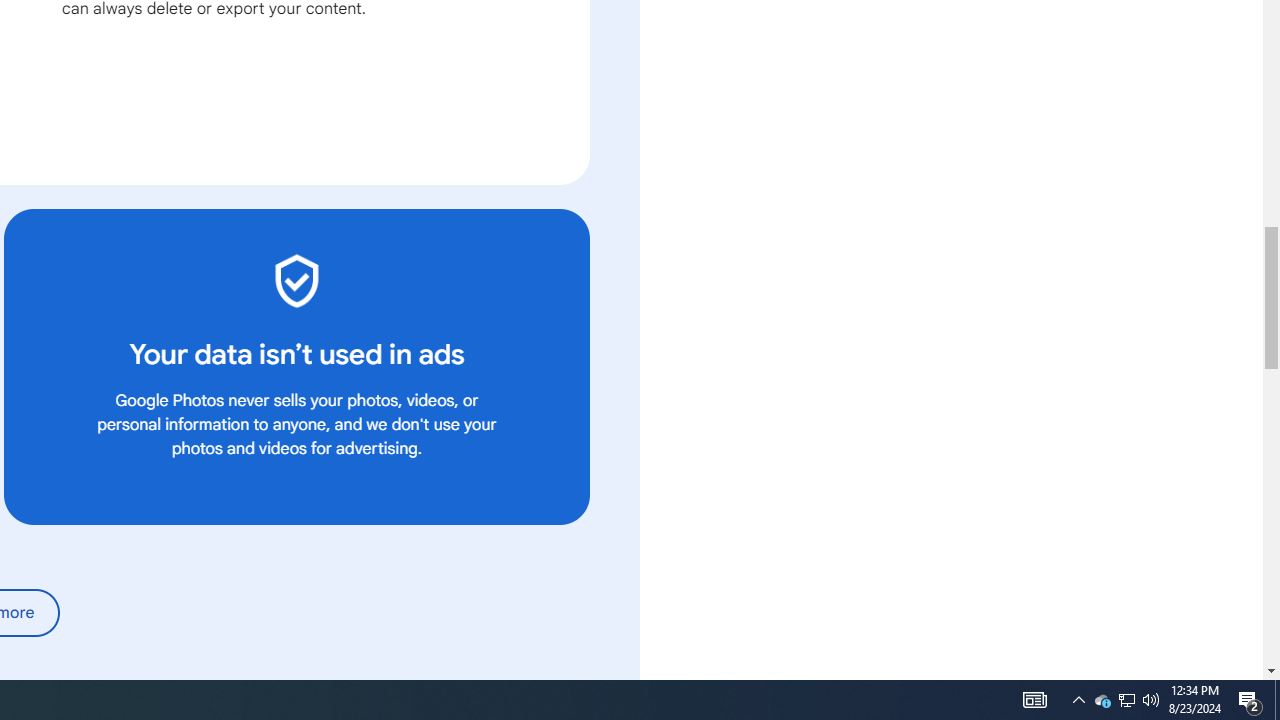 The height and width of the screenshot is (720, 1280). Describe the element at coordinates (295, 280) in the screenshot. I see `'A checkmark icon.'` at that location.